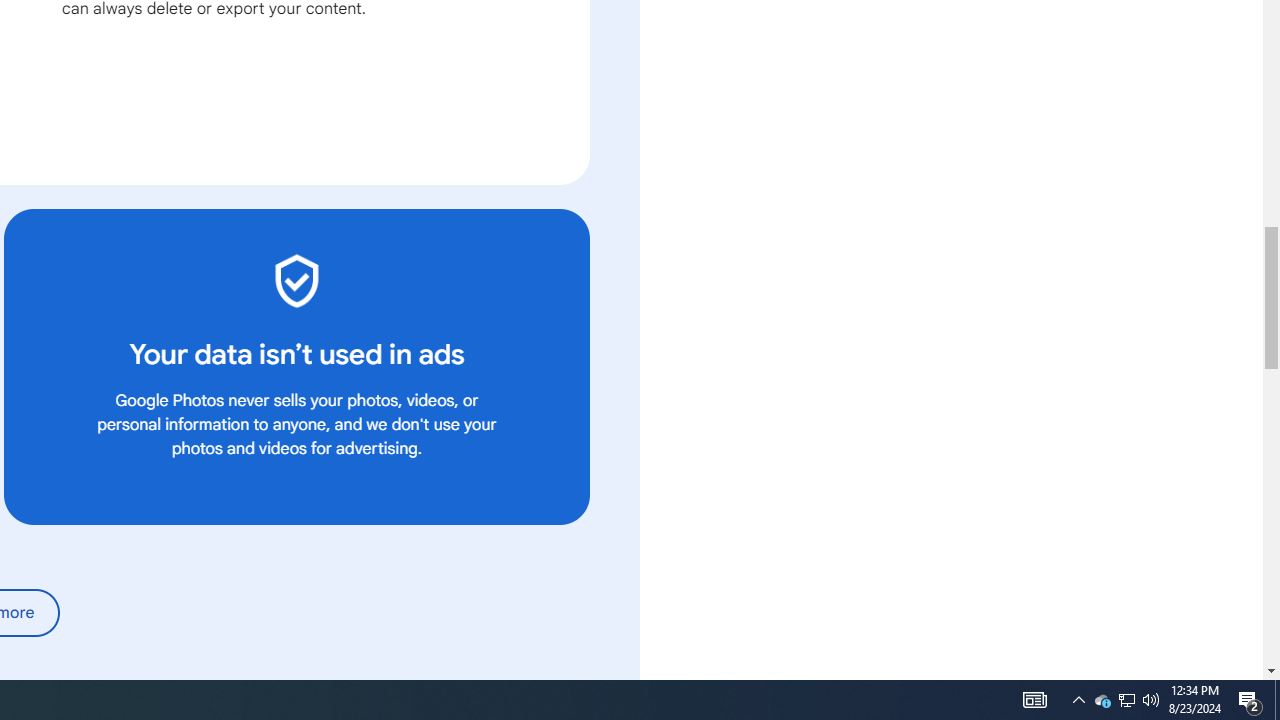 The height and width of the screenshot is (720, 1280). Describe the element at coordinates (295, 280) in the screenshot. I see `'A checkmark icon.'` at that location.